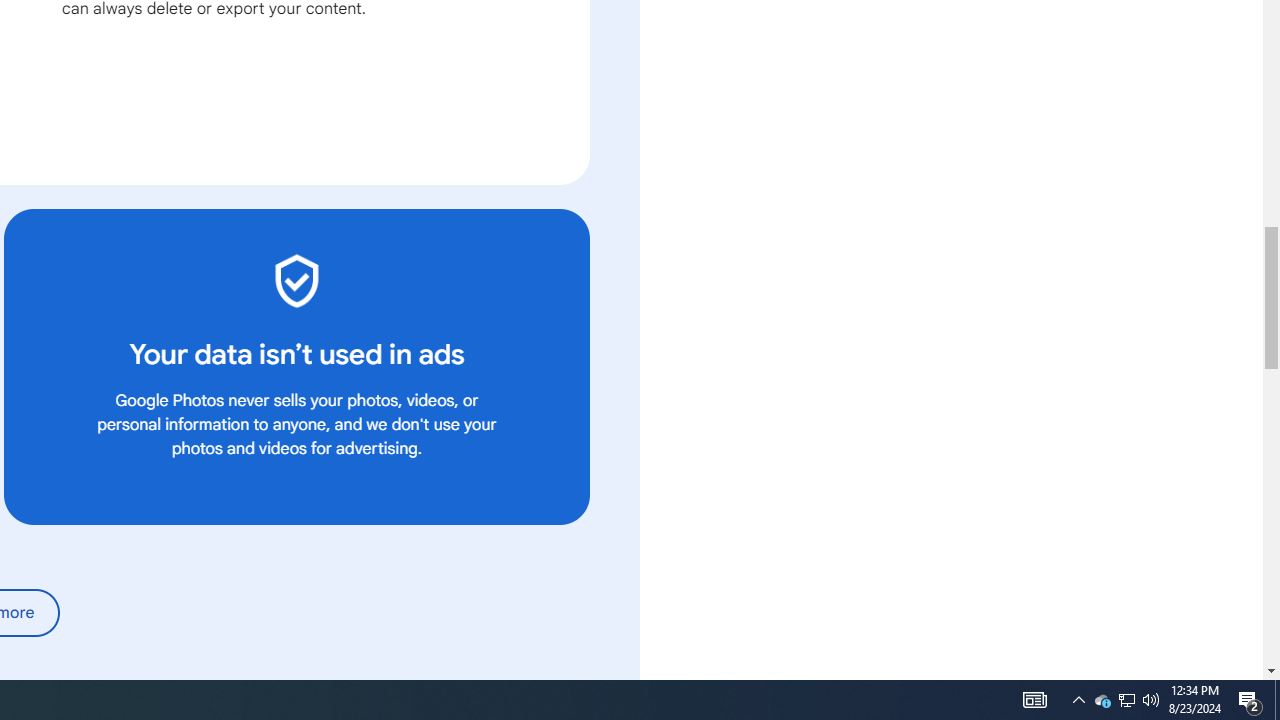 The height and width of the screenshot is (720, 1280). Describe the element at coordinates (295, 280) in the screenshot. I see `'A checkmark icon.'` at that location.